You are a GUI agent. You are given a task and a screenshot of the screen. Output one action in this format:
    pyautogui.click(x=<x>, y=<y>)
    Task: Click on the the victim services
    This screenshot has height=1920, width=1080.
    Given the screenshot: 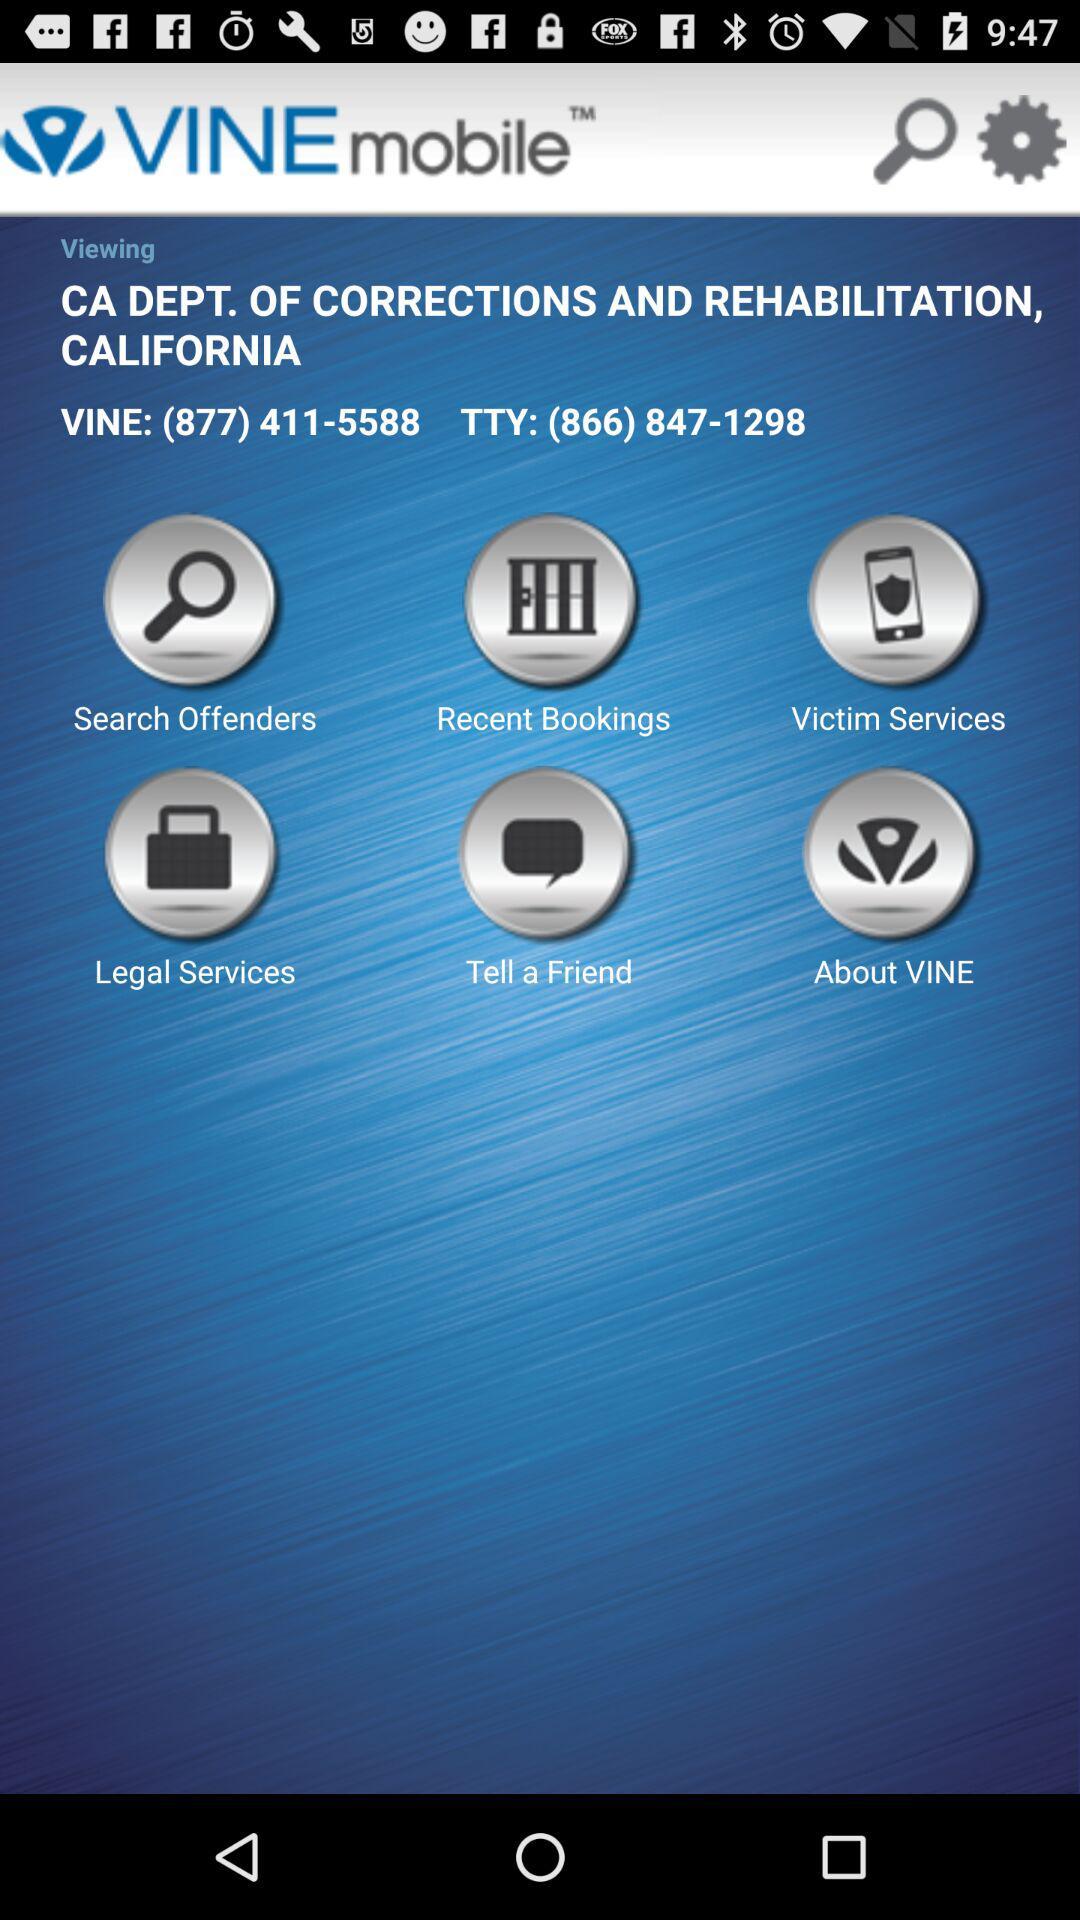 What is the action you would take?
    pyautogui.click(x=897, y=624)
    